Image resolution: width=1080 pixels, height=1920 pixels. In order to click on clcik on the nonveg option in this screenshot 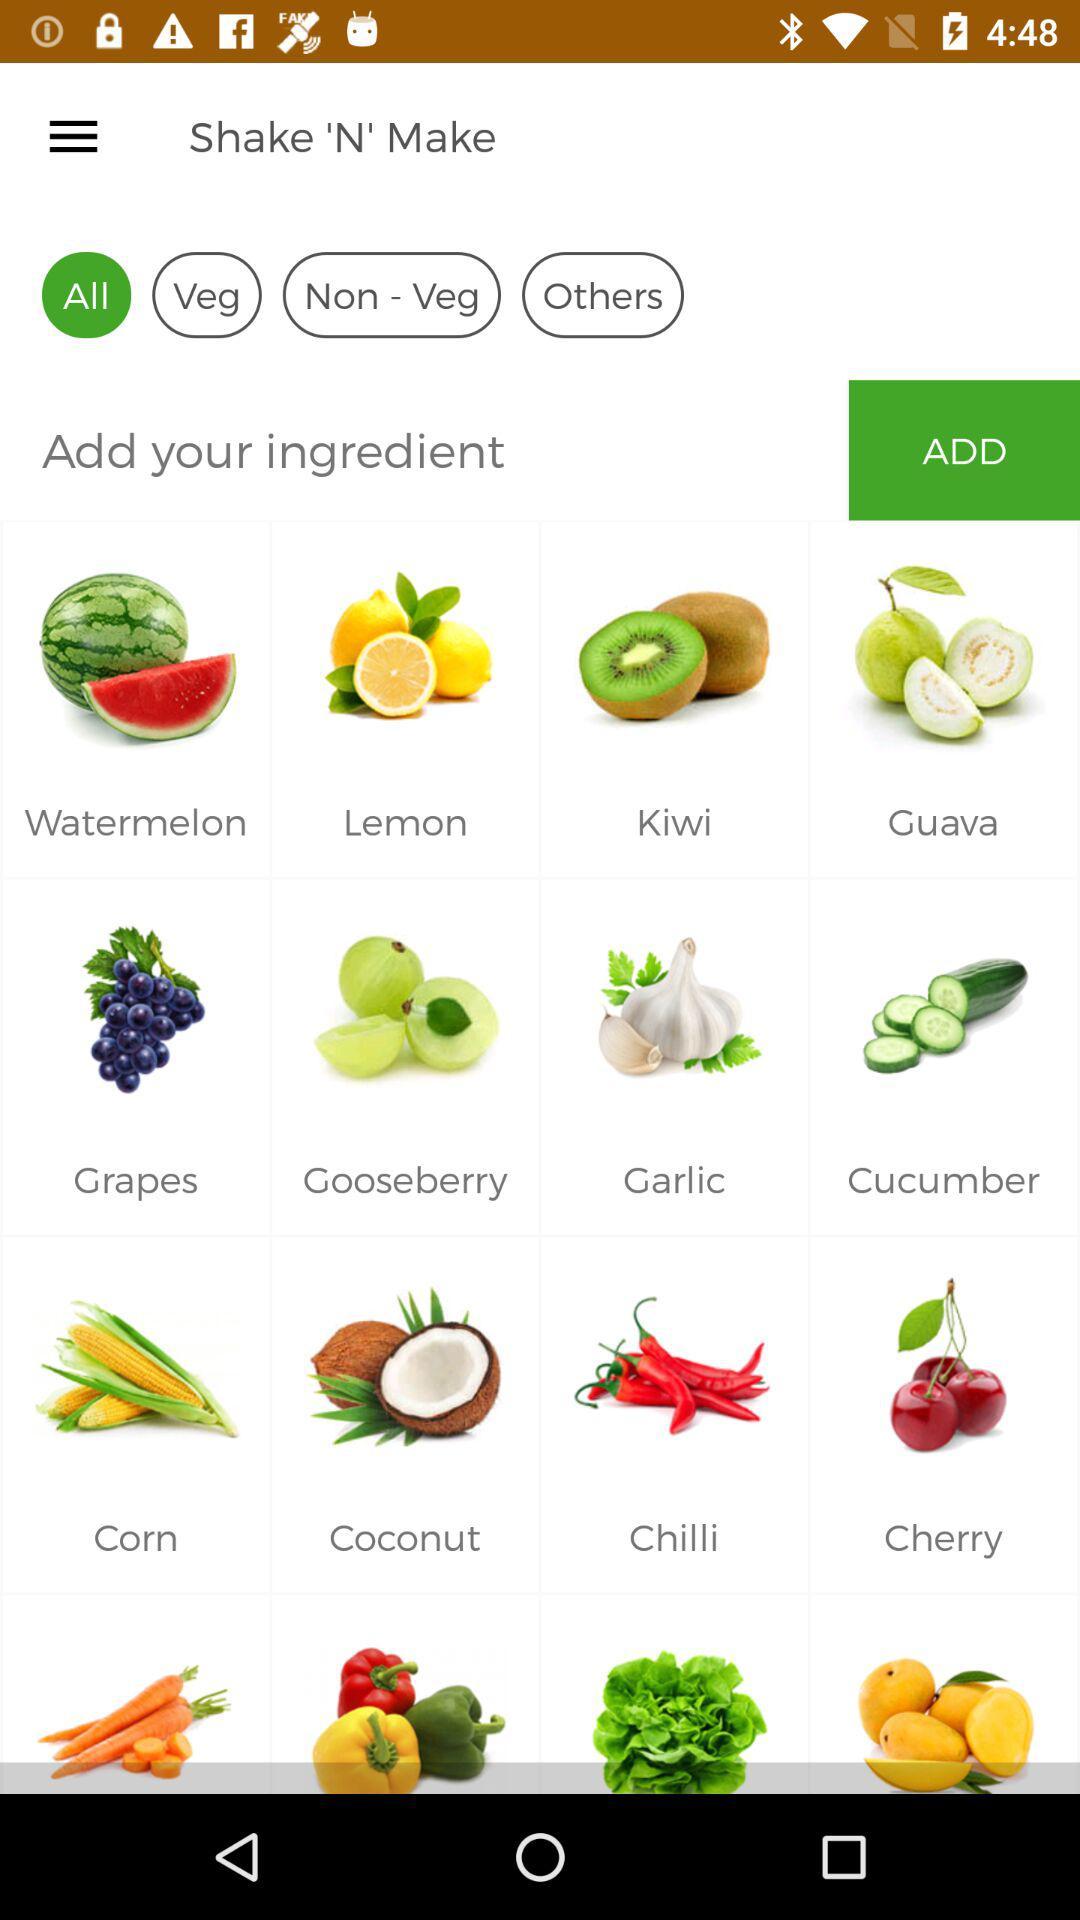, I will do `click(392, 293)`.